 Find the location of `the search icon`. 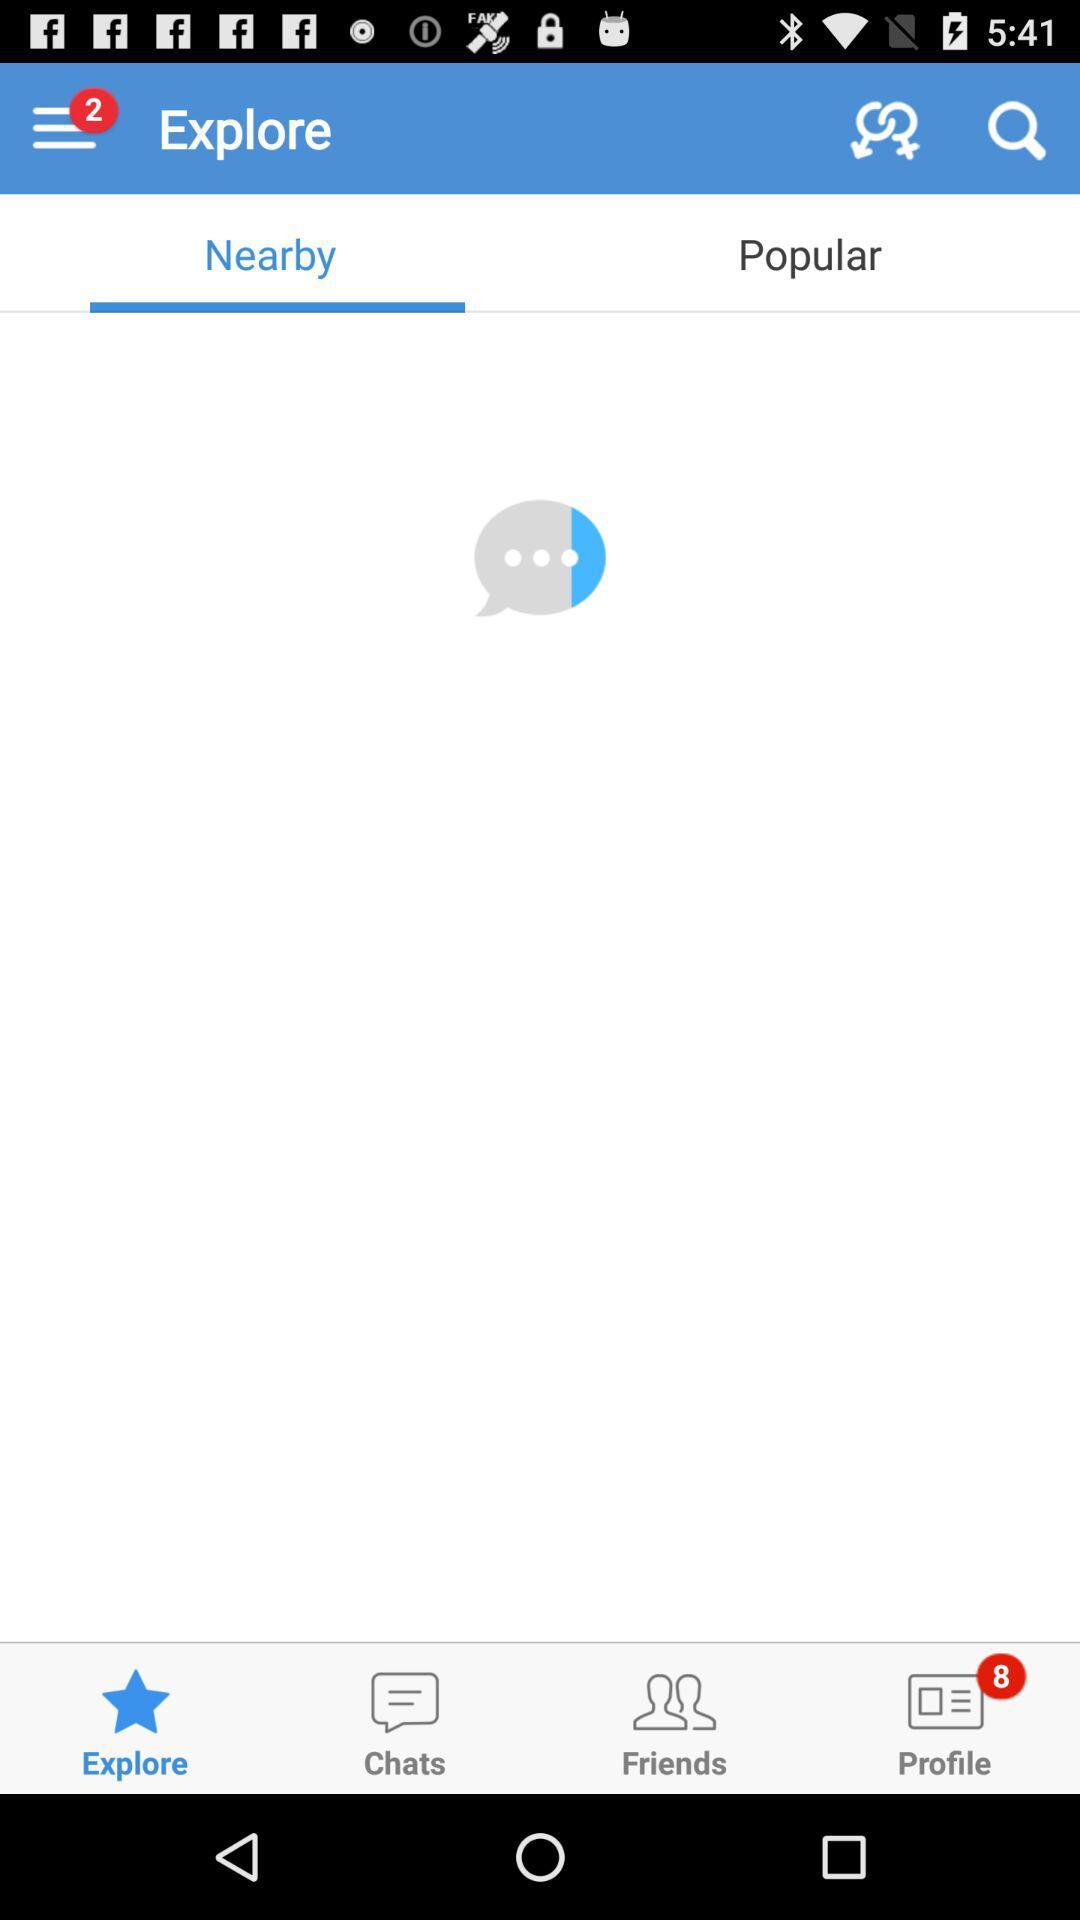

the search icon is located at coordinates (1014, 136).